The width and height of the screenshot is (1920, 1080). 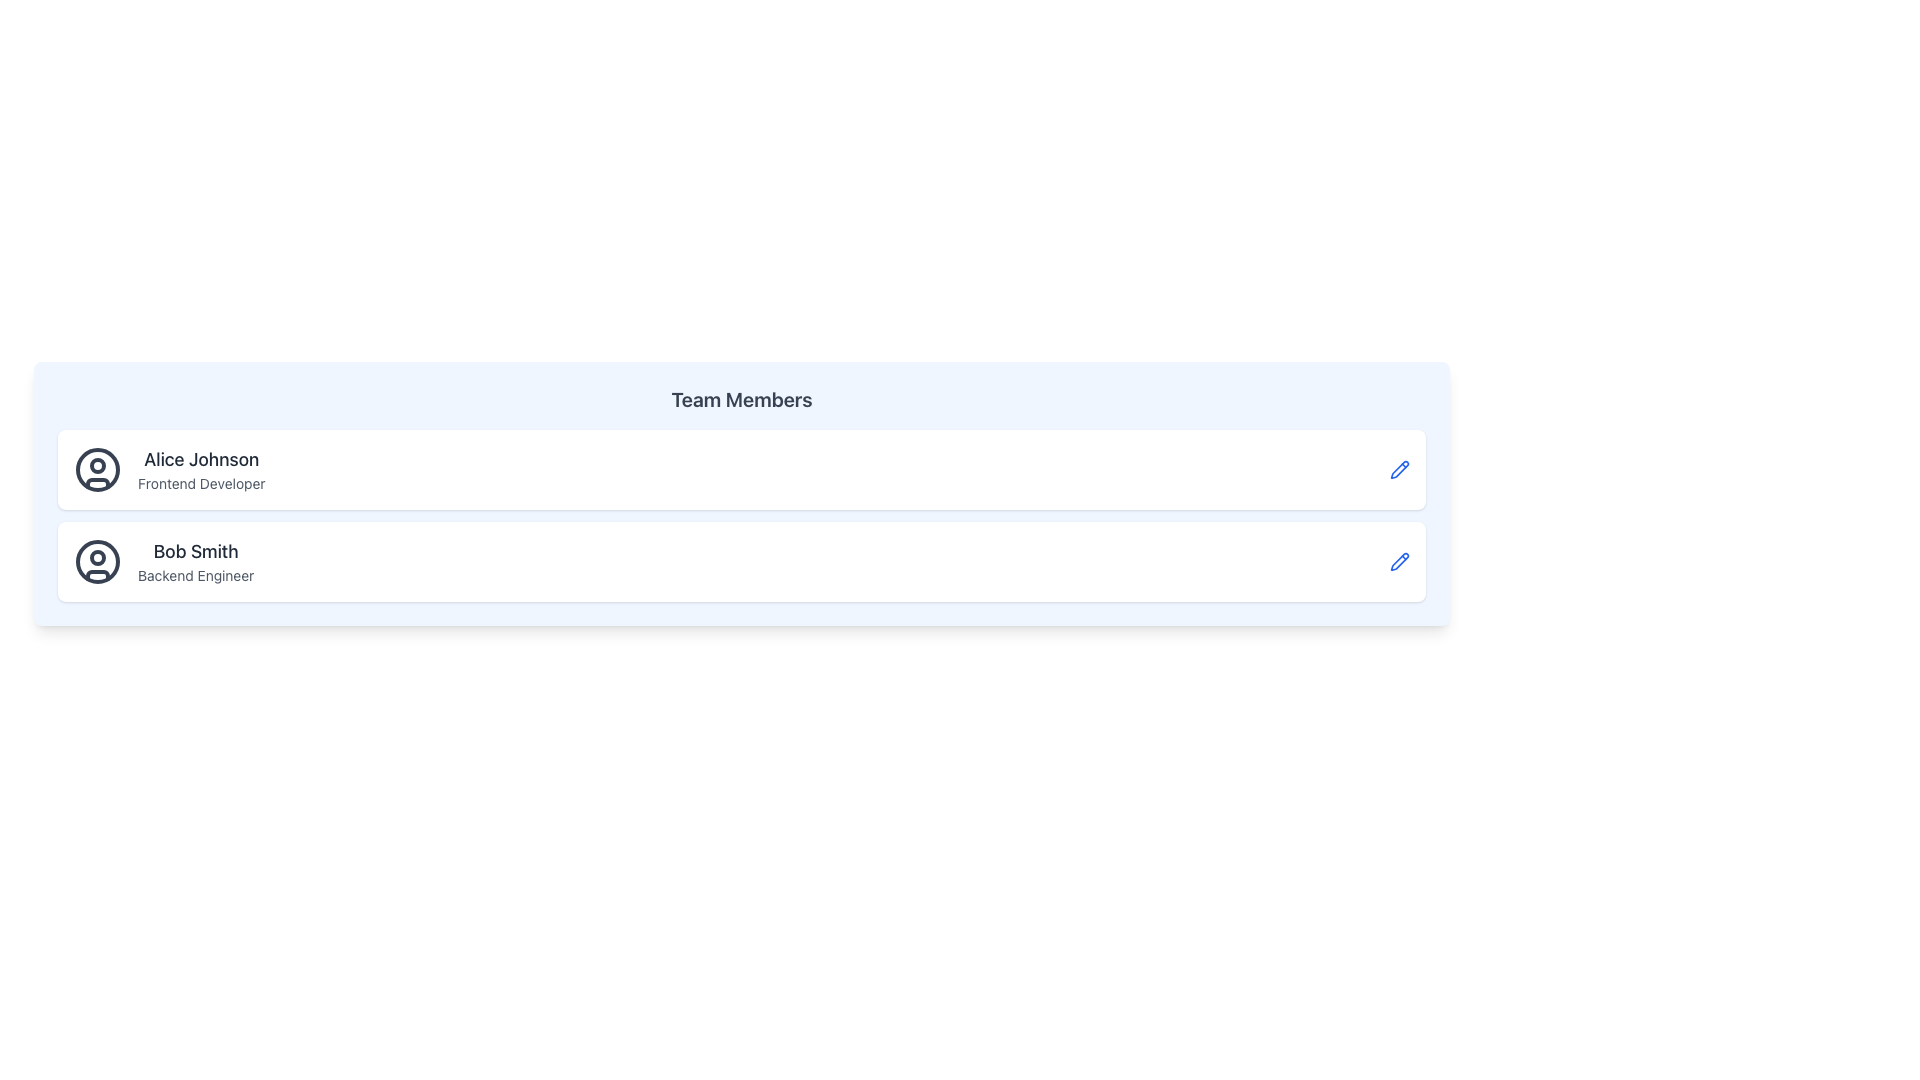 What do you see at coordinates (96, 470) in the screenshot?
I see `the circular user icon with a gray border, representing a profile, located next to the text 'Alice Johnson' and 'Frontend Developer' in the first list item` at bounding box center [96, 470].